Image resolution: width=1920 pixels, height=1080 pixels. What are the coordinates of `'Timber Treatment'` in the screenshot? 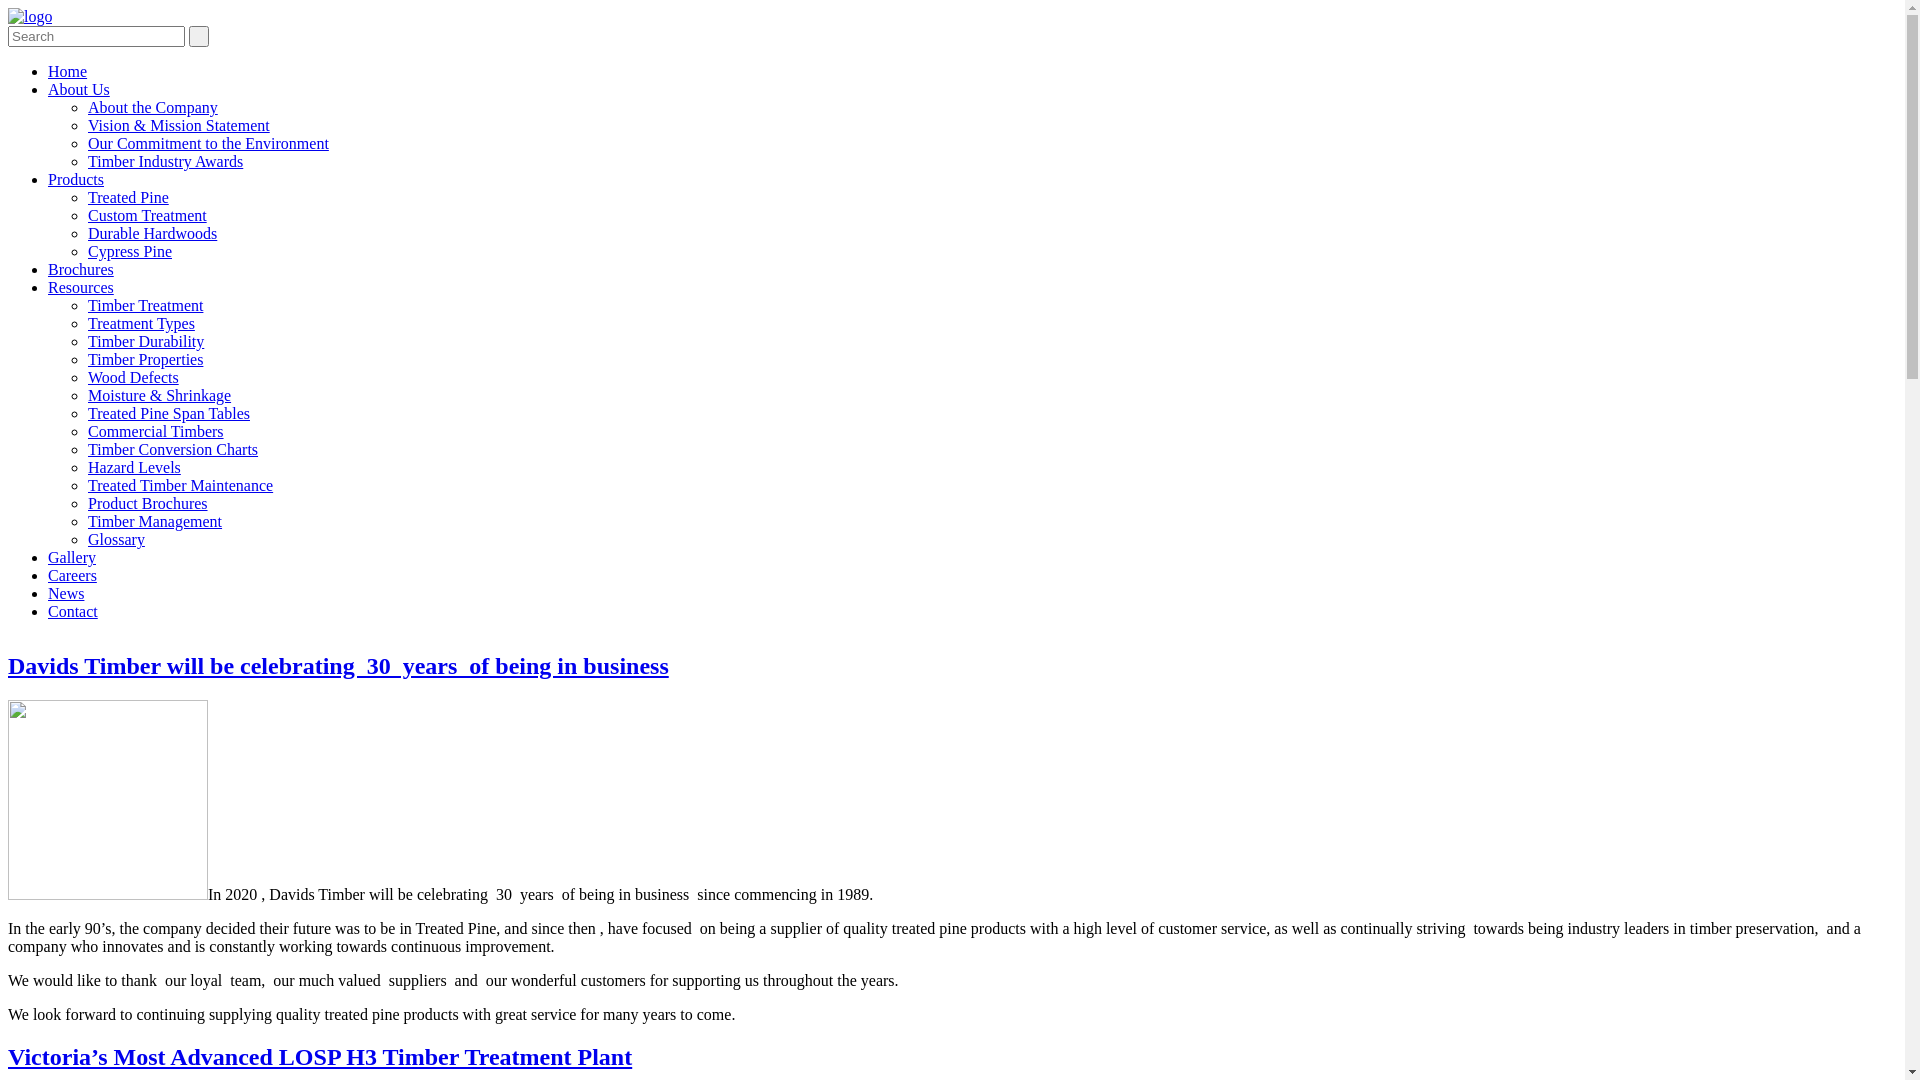 It's located at (144, 305).